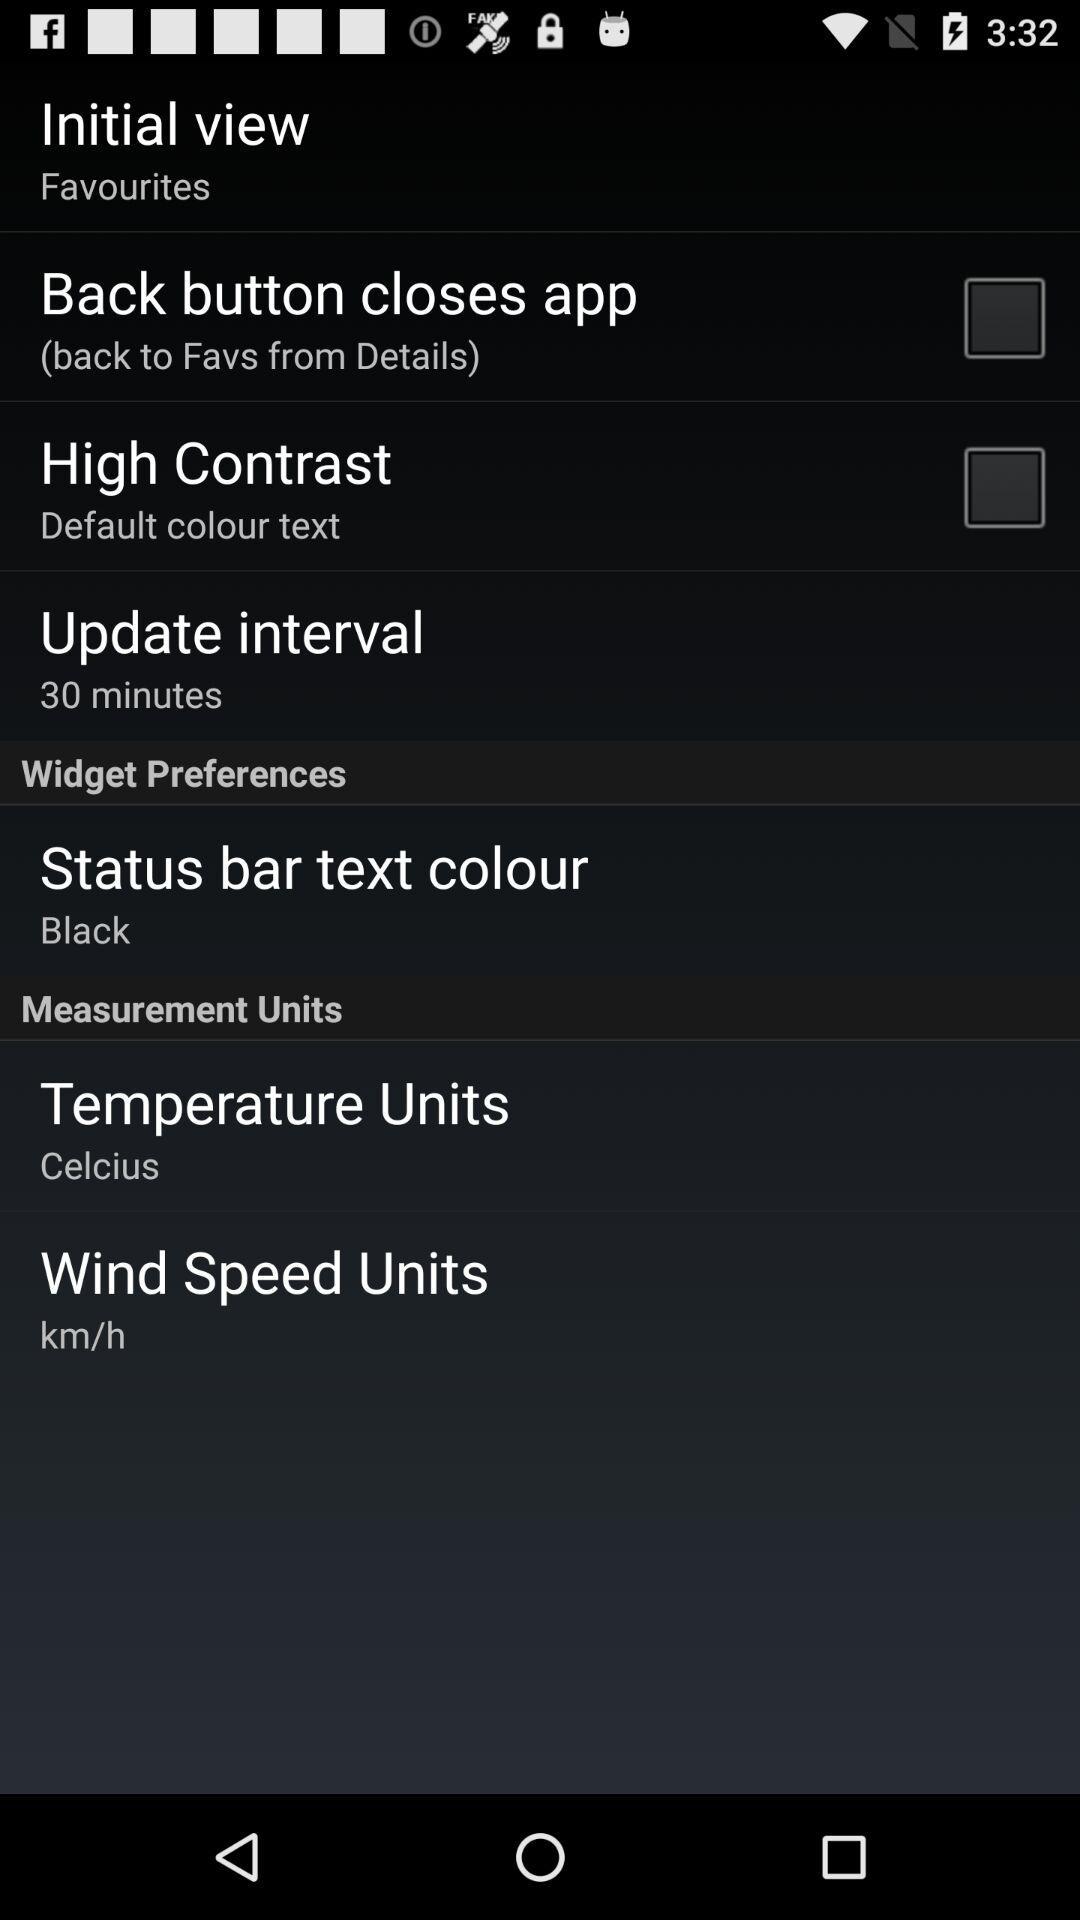  I want to click on item above the temperature units, so click(540, 1008).